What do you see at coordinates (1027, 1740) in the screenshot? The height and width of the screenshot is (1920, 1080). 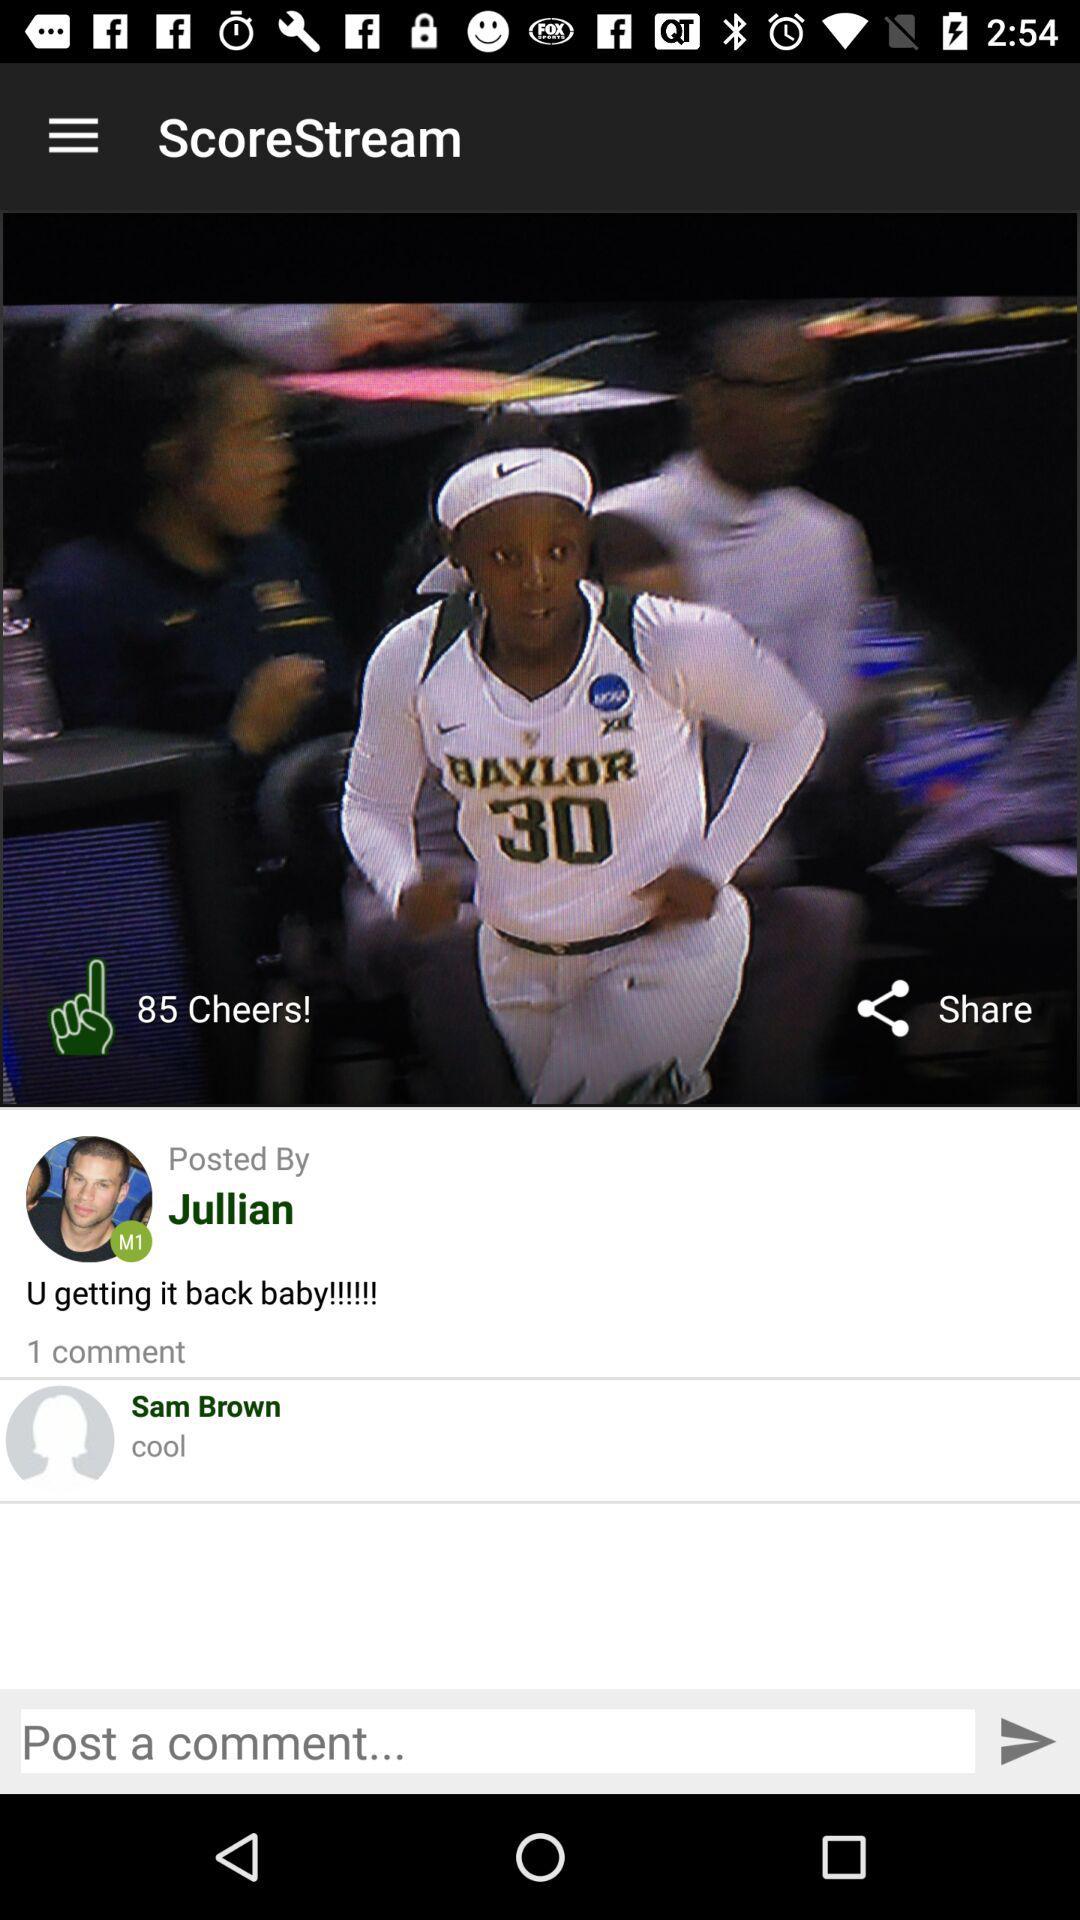 I see `go post this comment` at bounding box center [1027, 1740].